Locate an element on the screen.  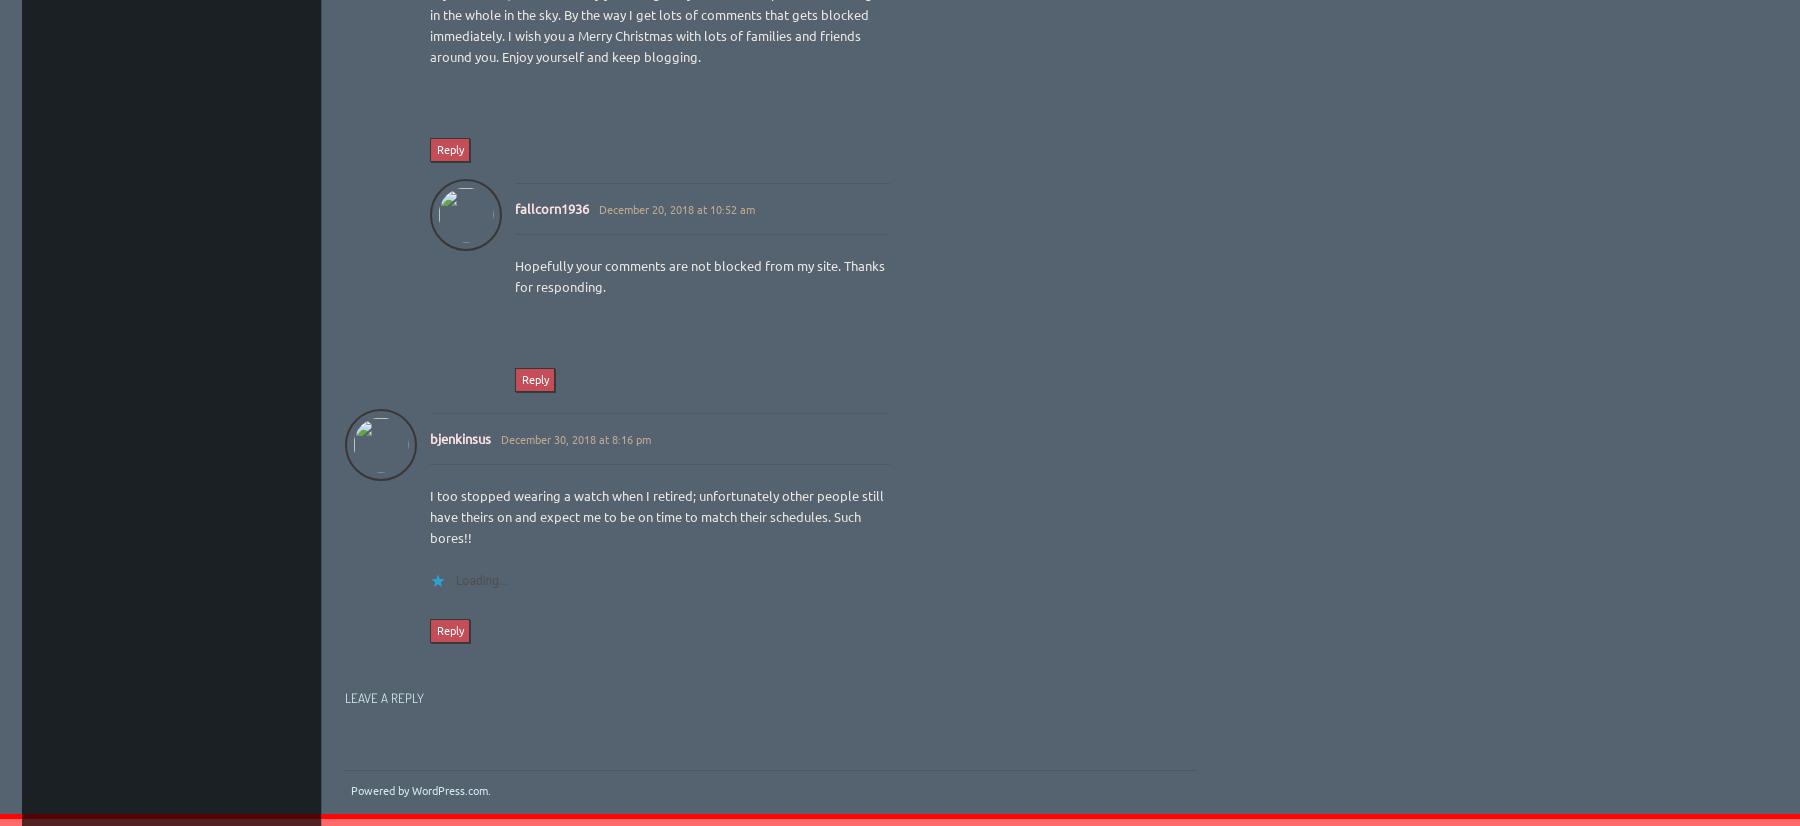
'I too stopped wearing a watch when I retired; unfortunately other people still have theirs on and expect me to be on time to match their schedules. Such bores!!' is located at coordinates (657, 515).